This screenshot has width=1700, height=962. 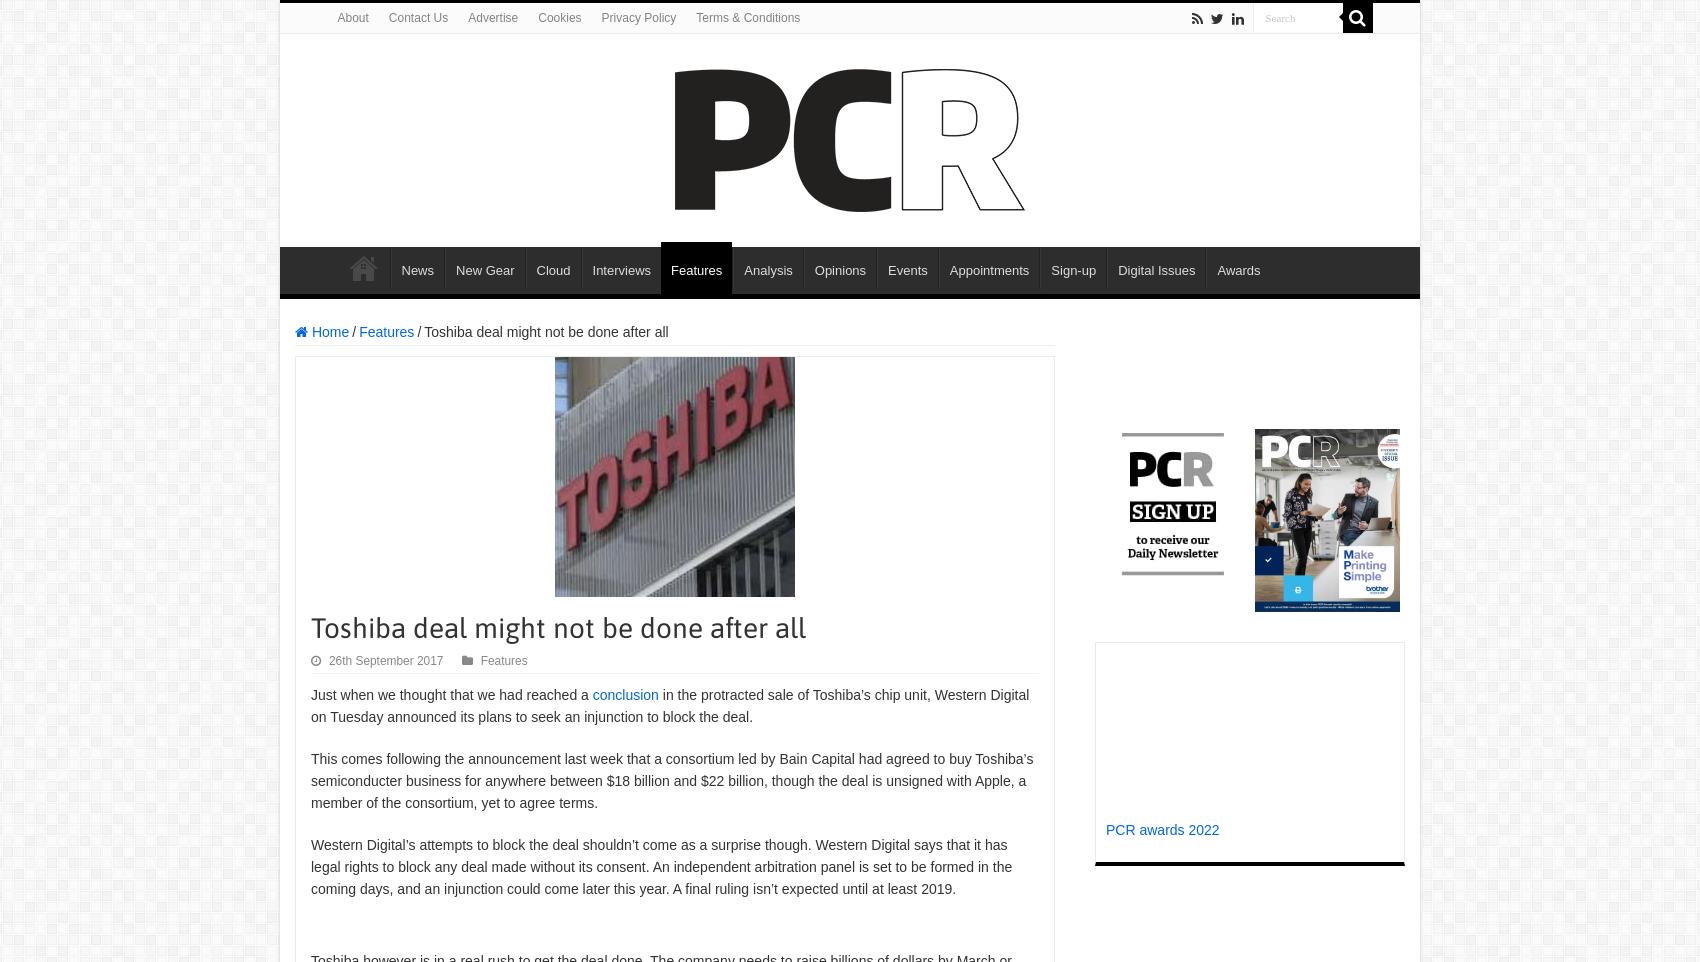 I want to click on 'conclusion', so click(x=623, y=694).